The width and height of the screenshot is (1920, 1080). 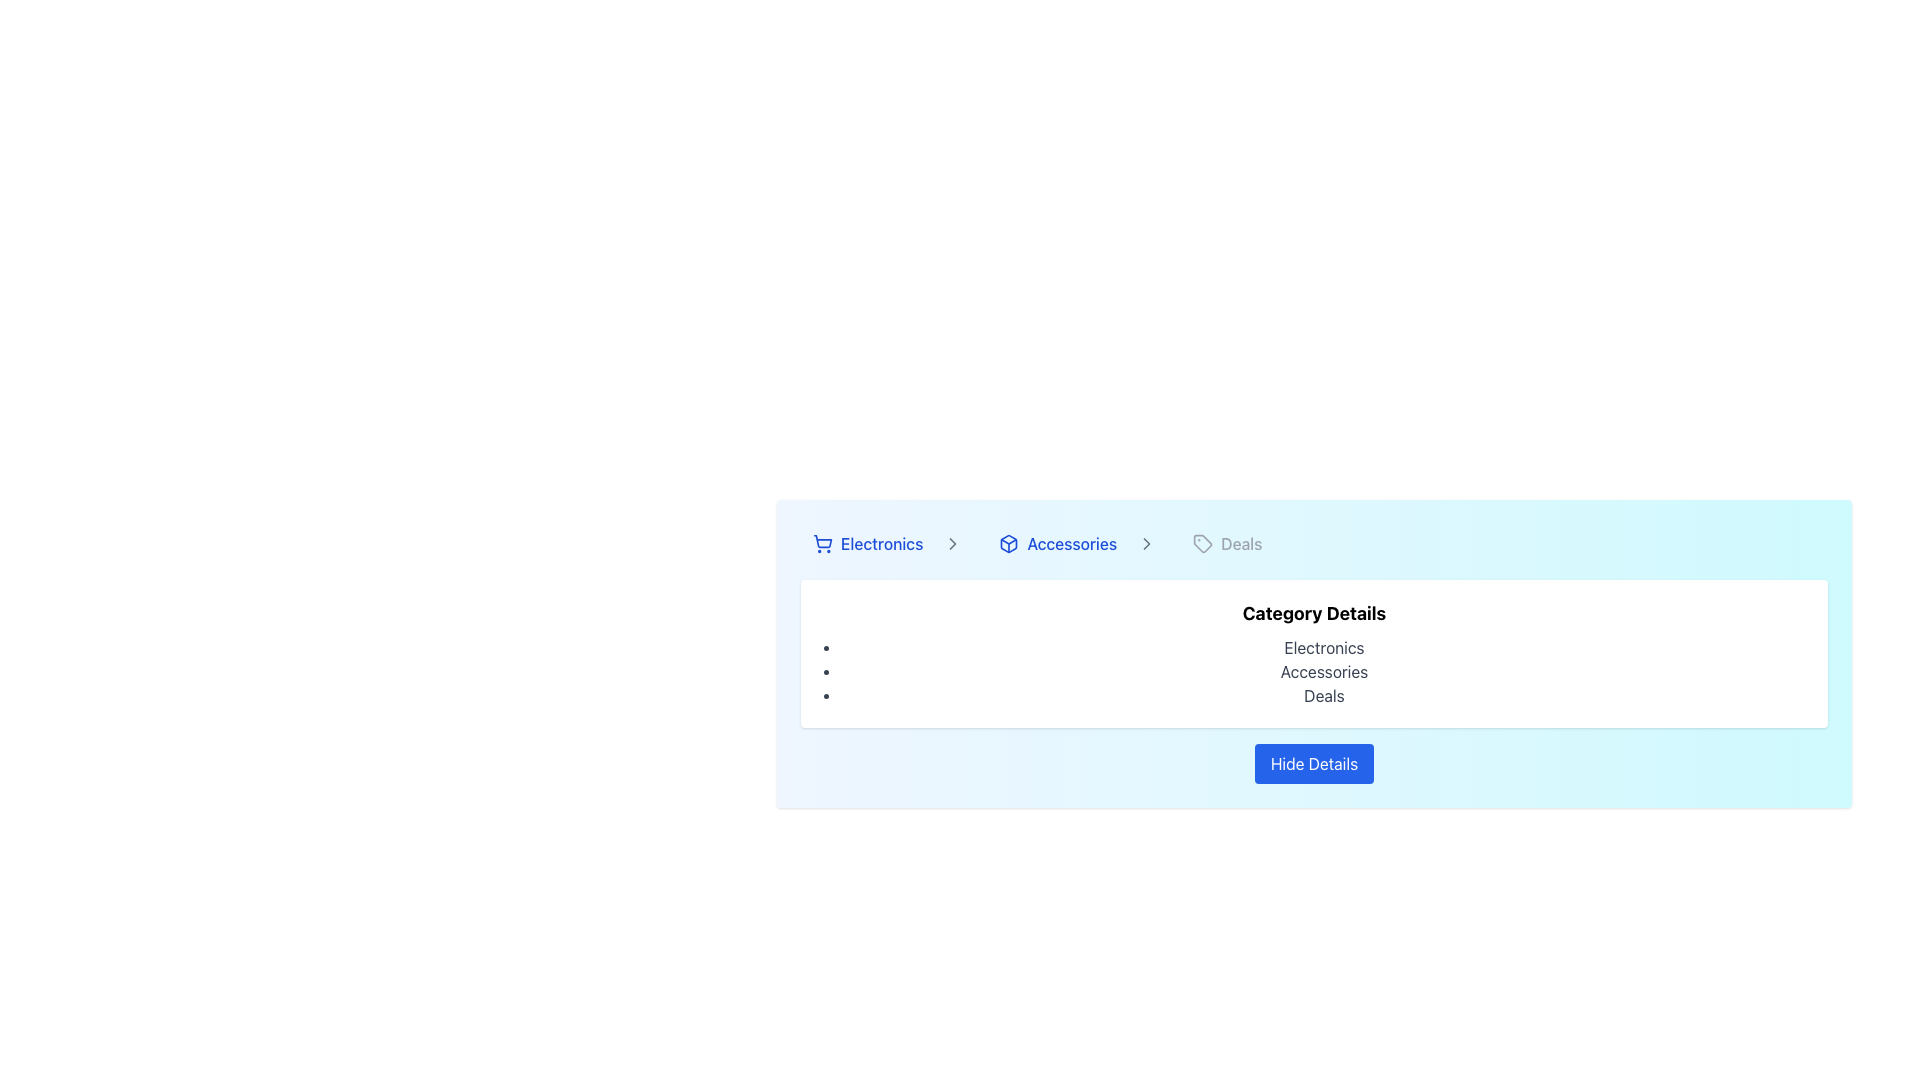 I want to click on the 'Deals' breadcrumb navigation link, which is the third item in the breadcrumb bar and styled in medium gray, so click(x=1226, y=543).